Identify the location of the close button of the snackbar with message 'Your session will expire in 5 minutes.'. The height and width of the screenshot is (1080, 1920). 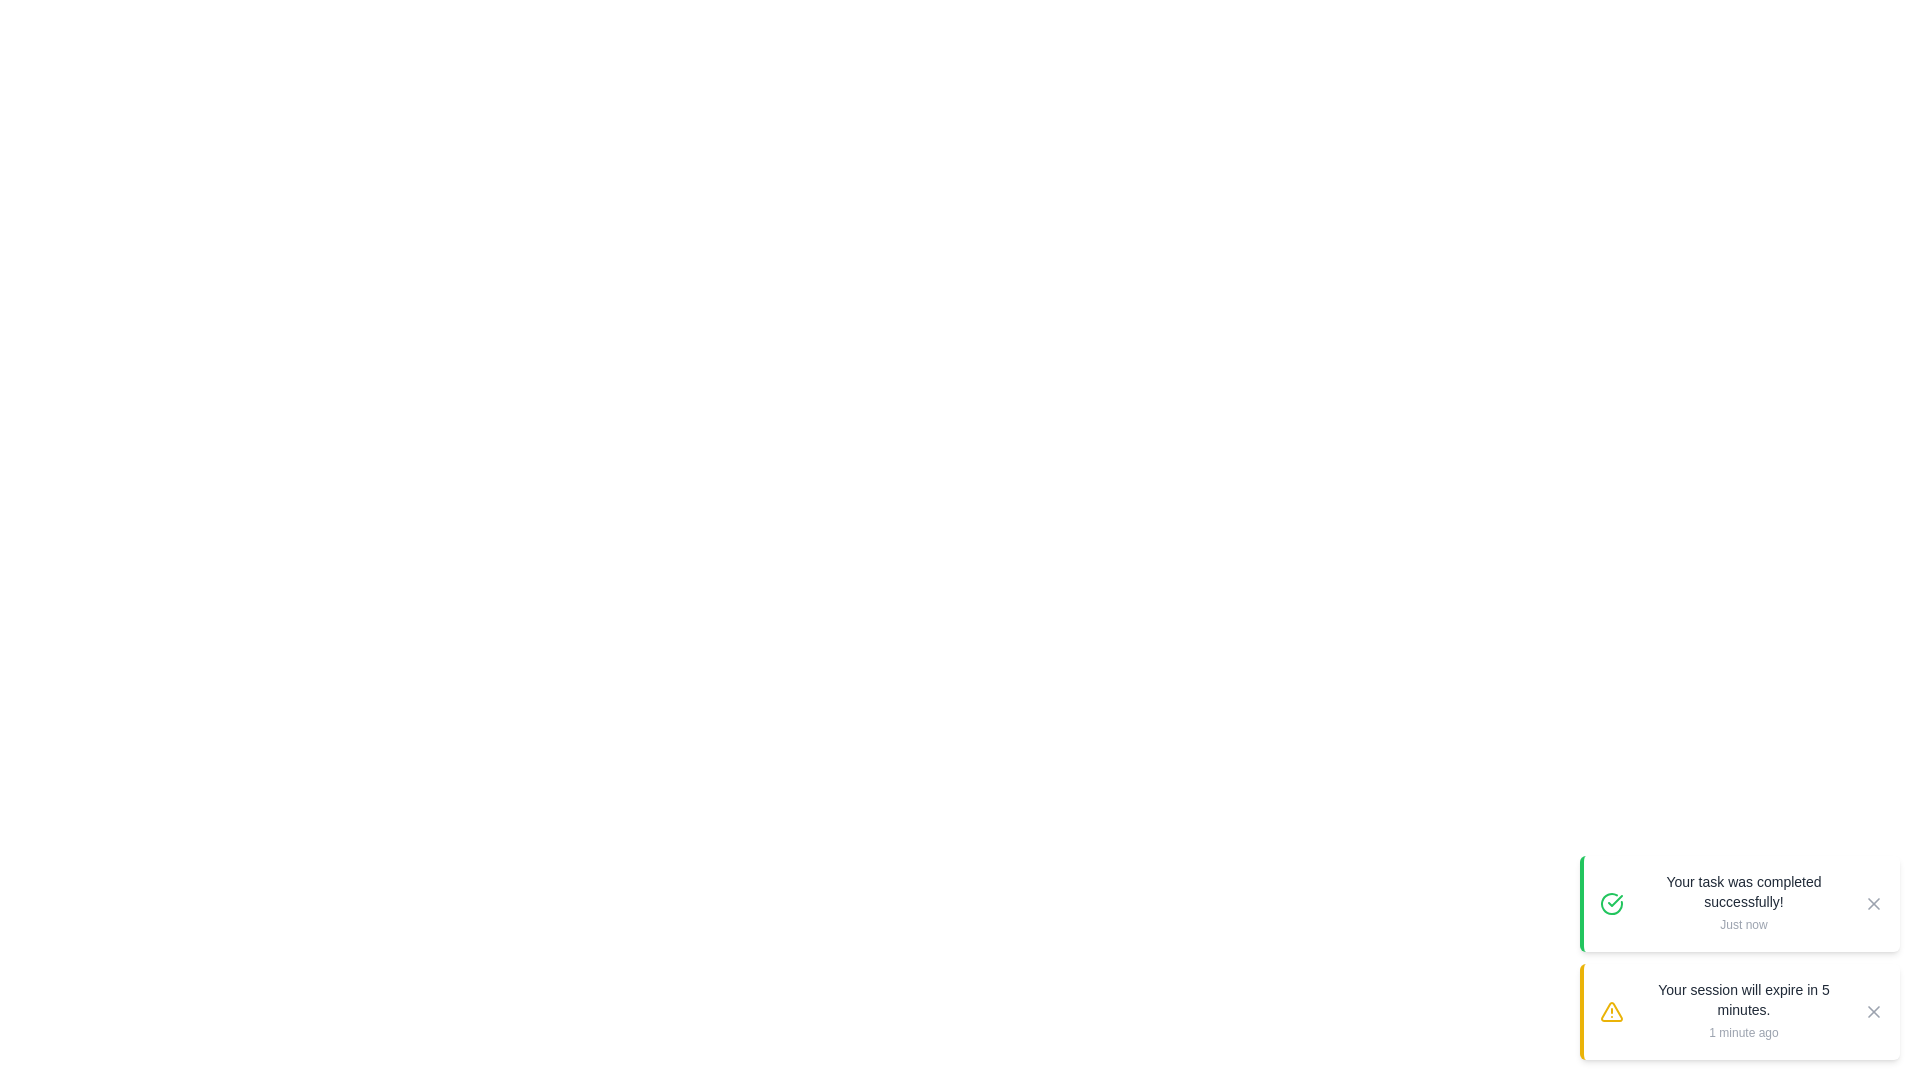
(1872, 1011).